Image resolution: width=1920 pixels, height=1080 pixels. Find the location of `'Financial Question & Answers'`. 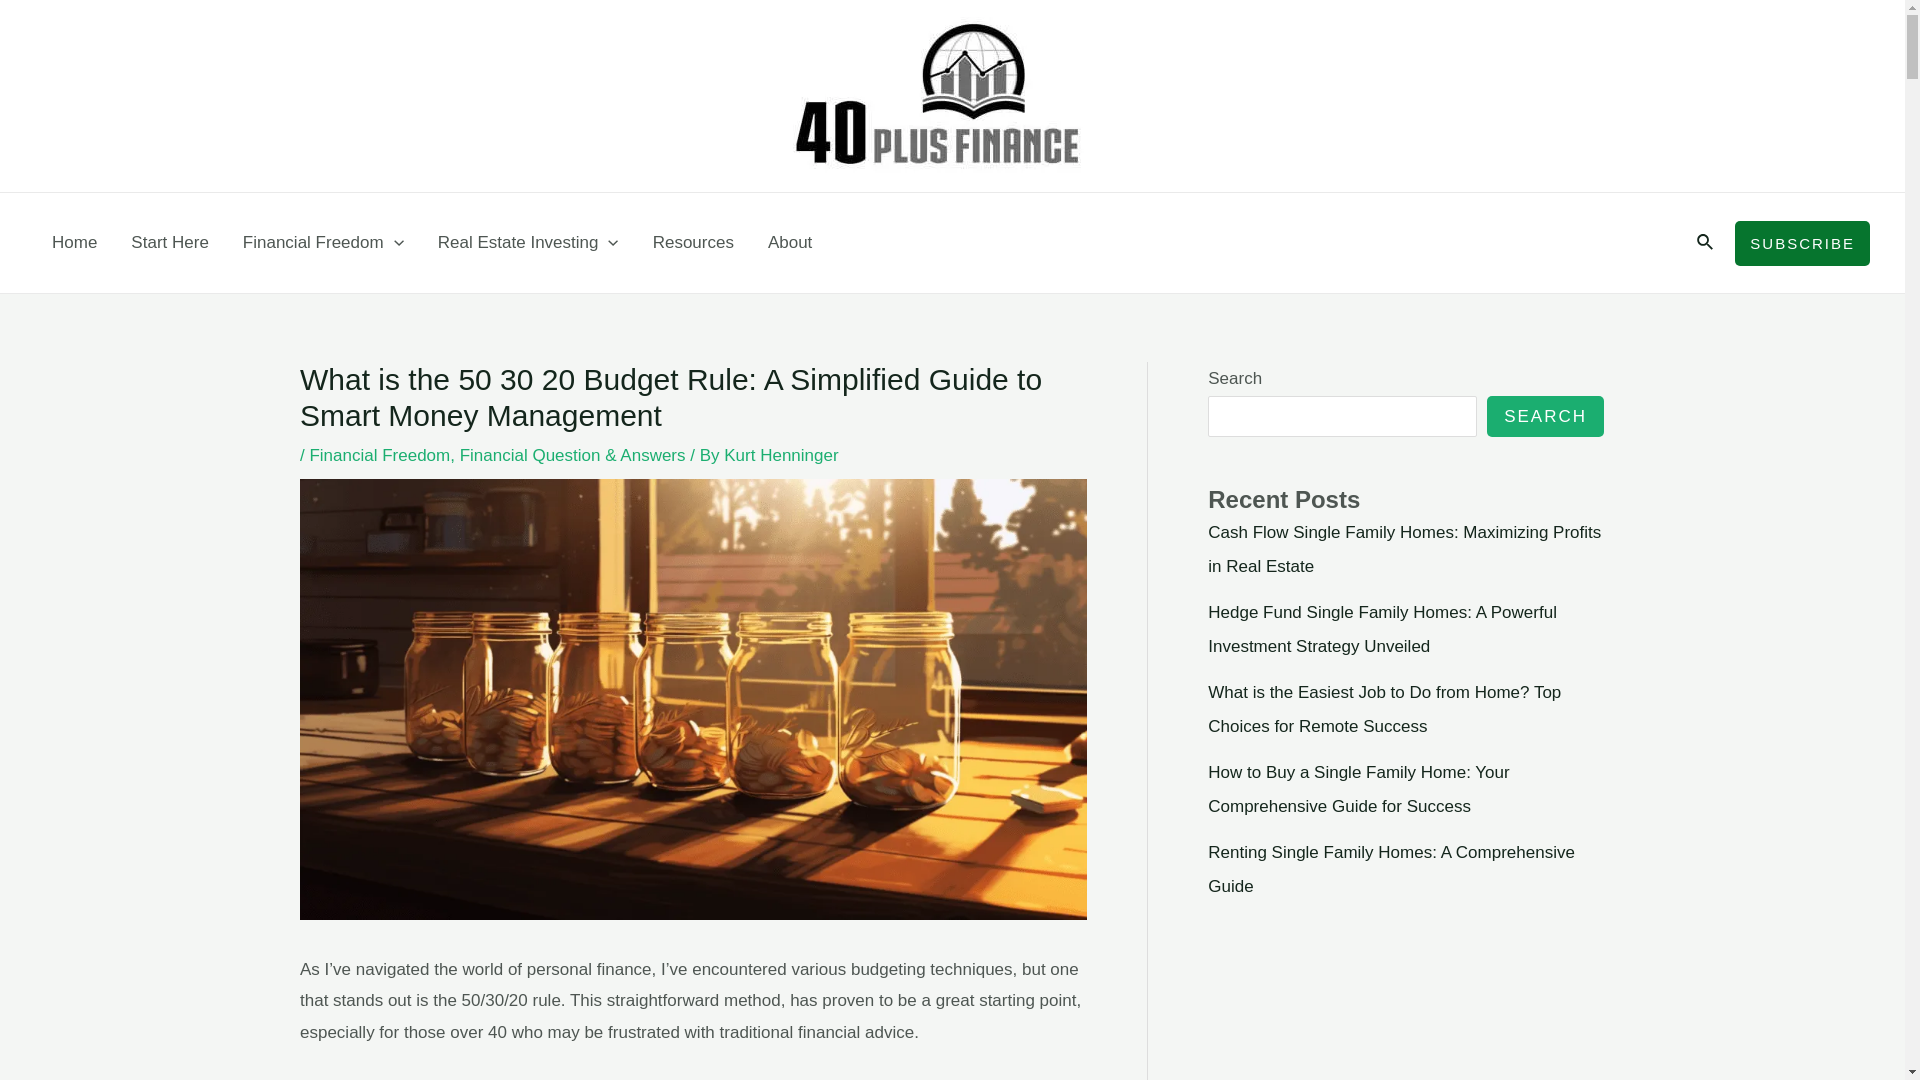

'Financial Question & Answers' is located at coordinates (571, 455).